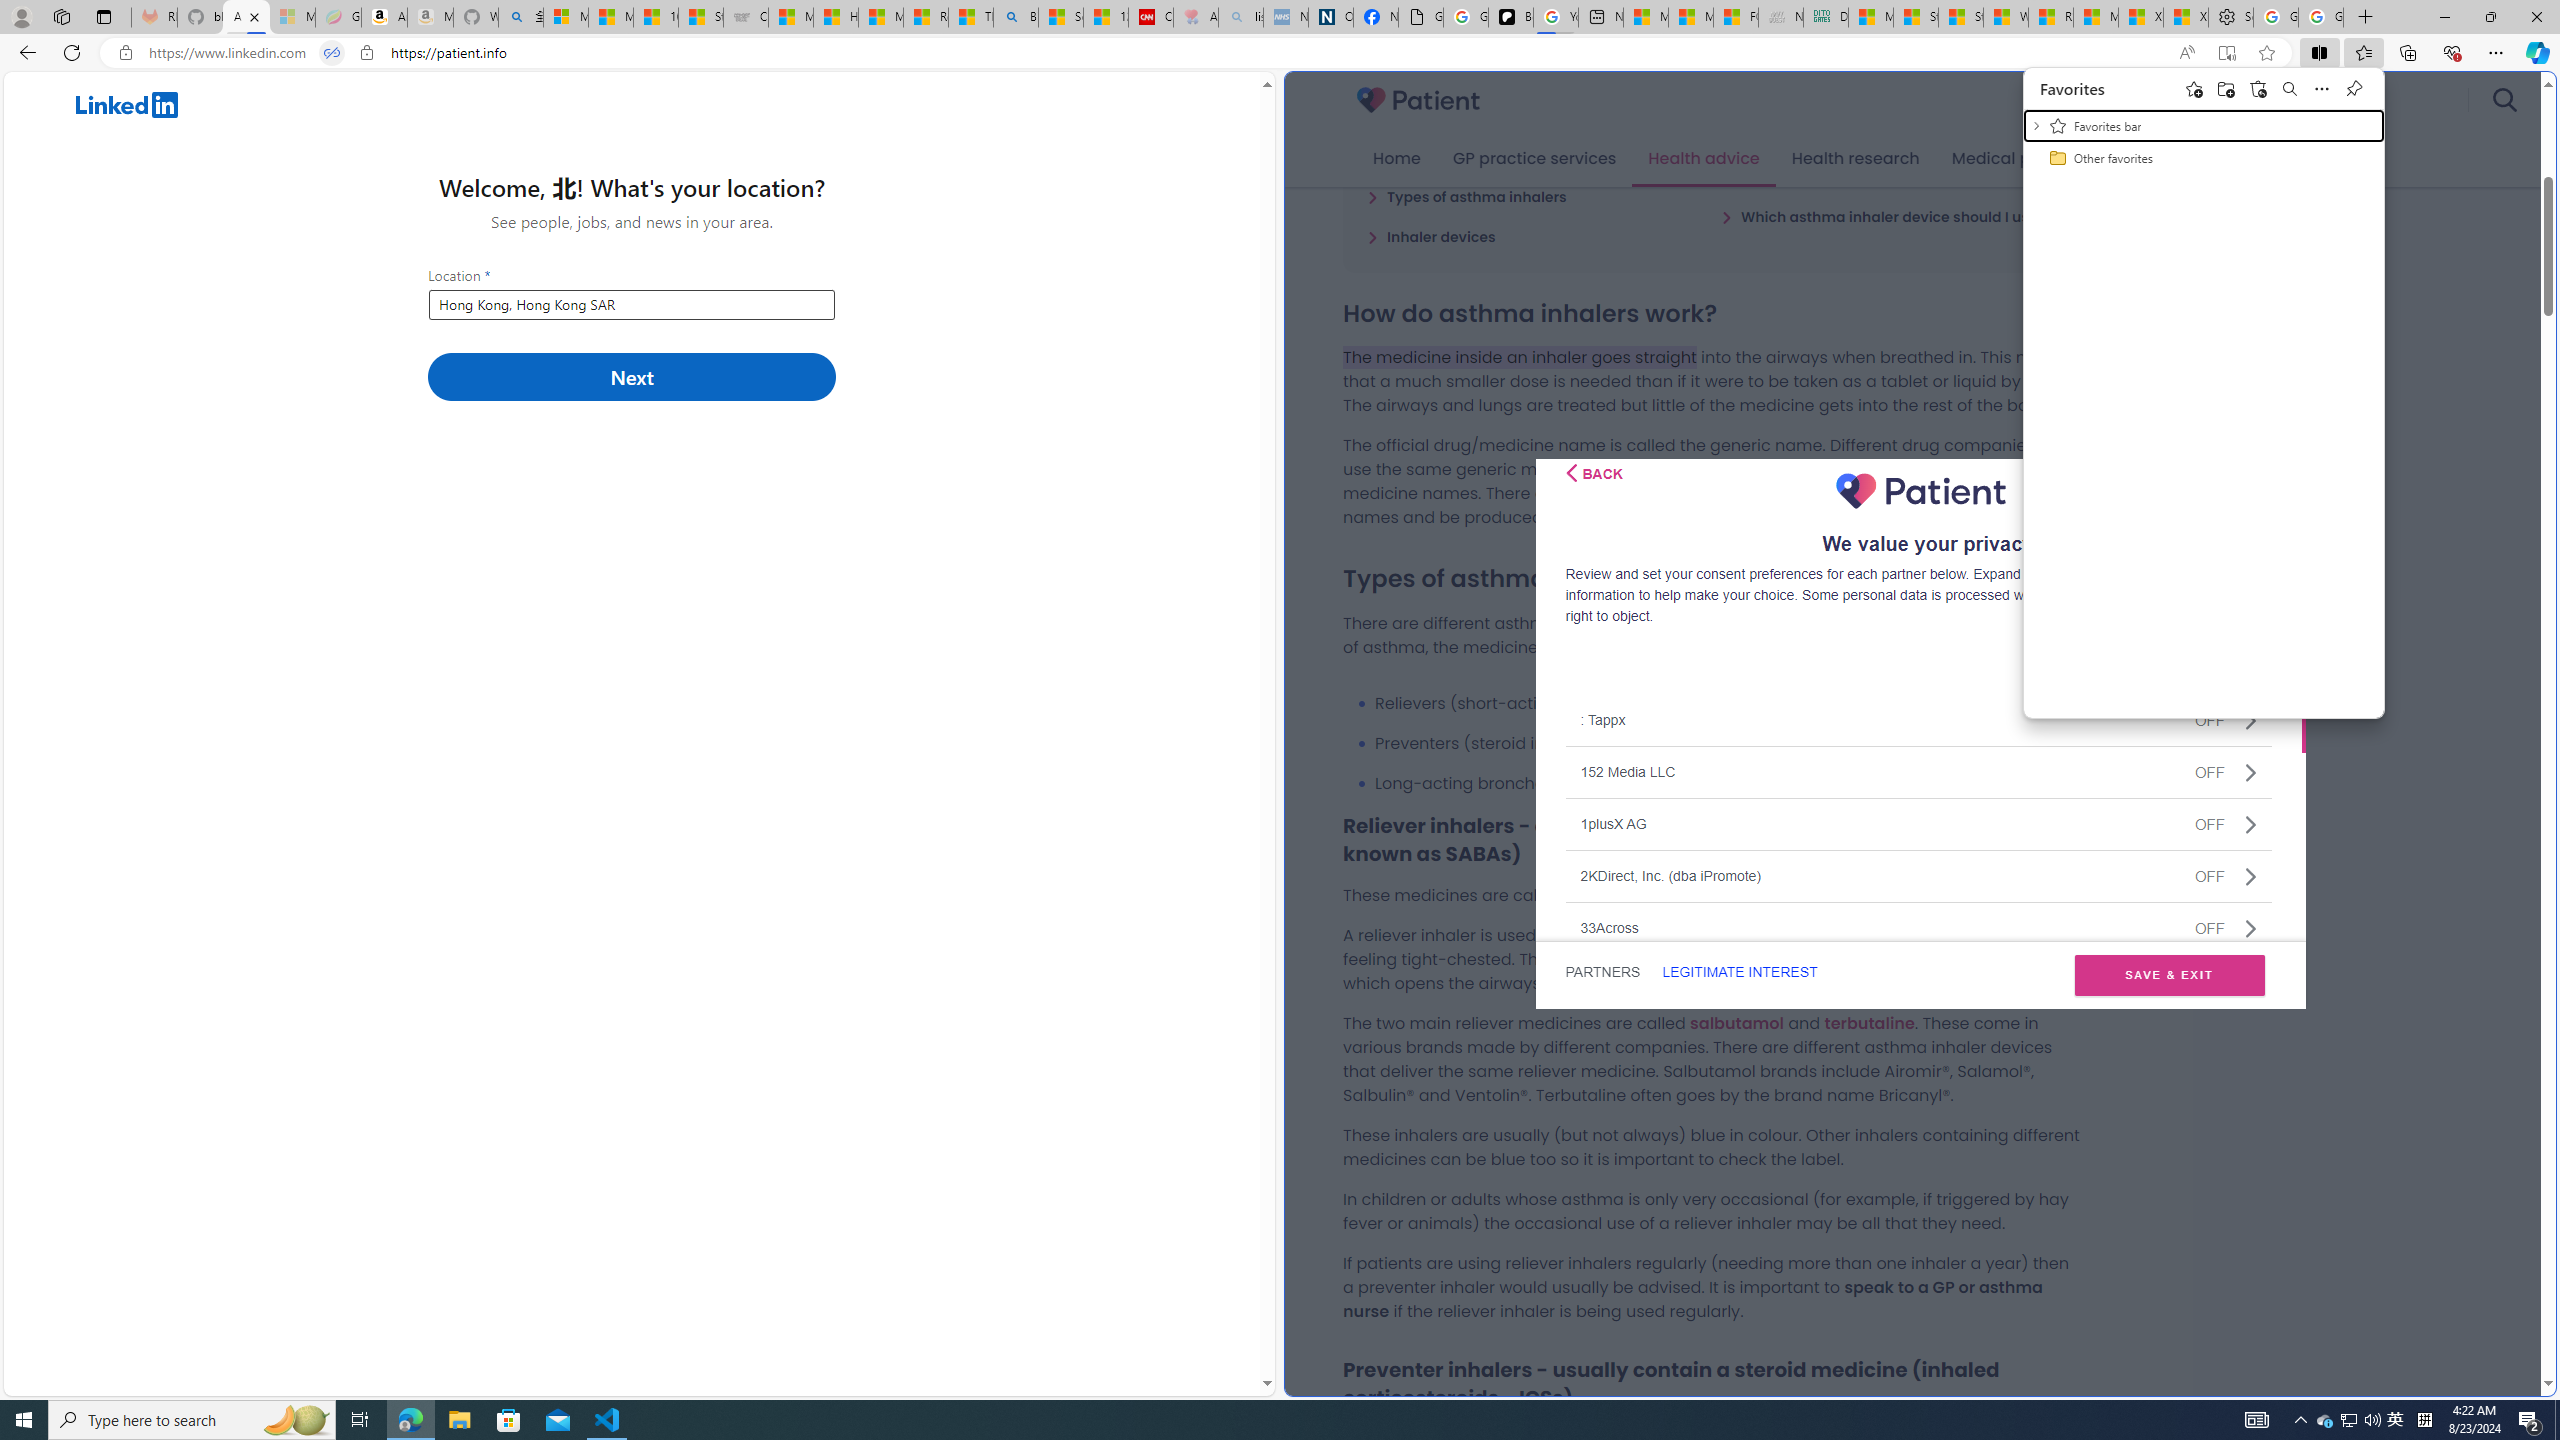 This screenshot has width=2560, height=1440. What do you see at coordinates (2168, 974) in the screenshot?
I see `'SAVE & EXIT'` at bounding box center [2168, 974].